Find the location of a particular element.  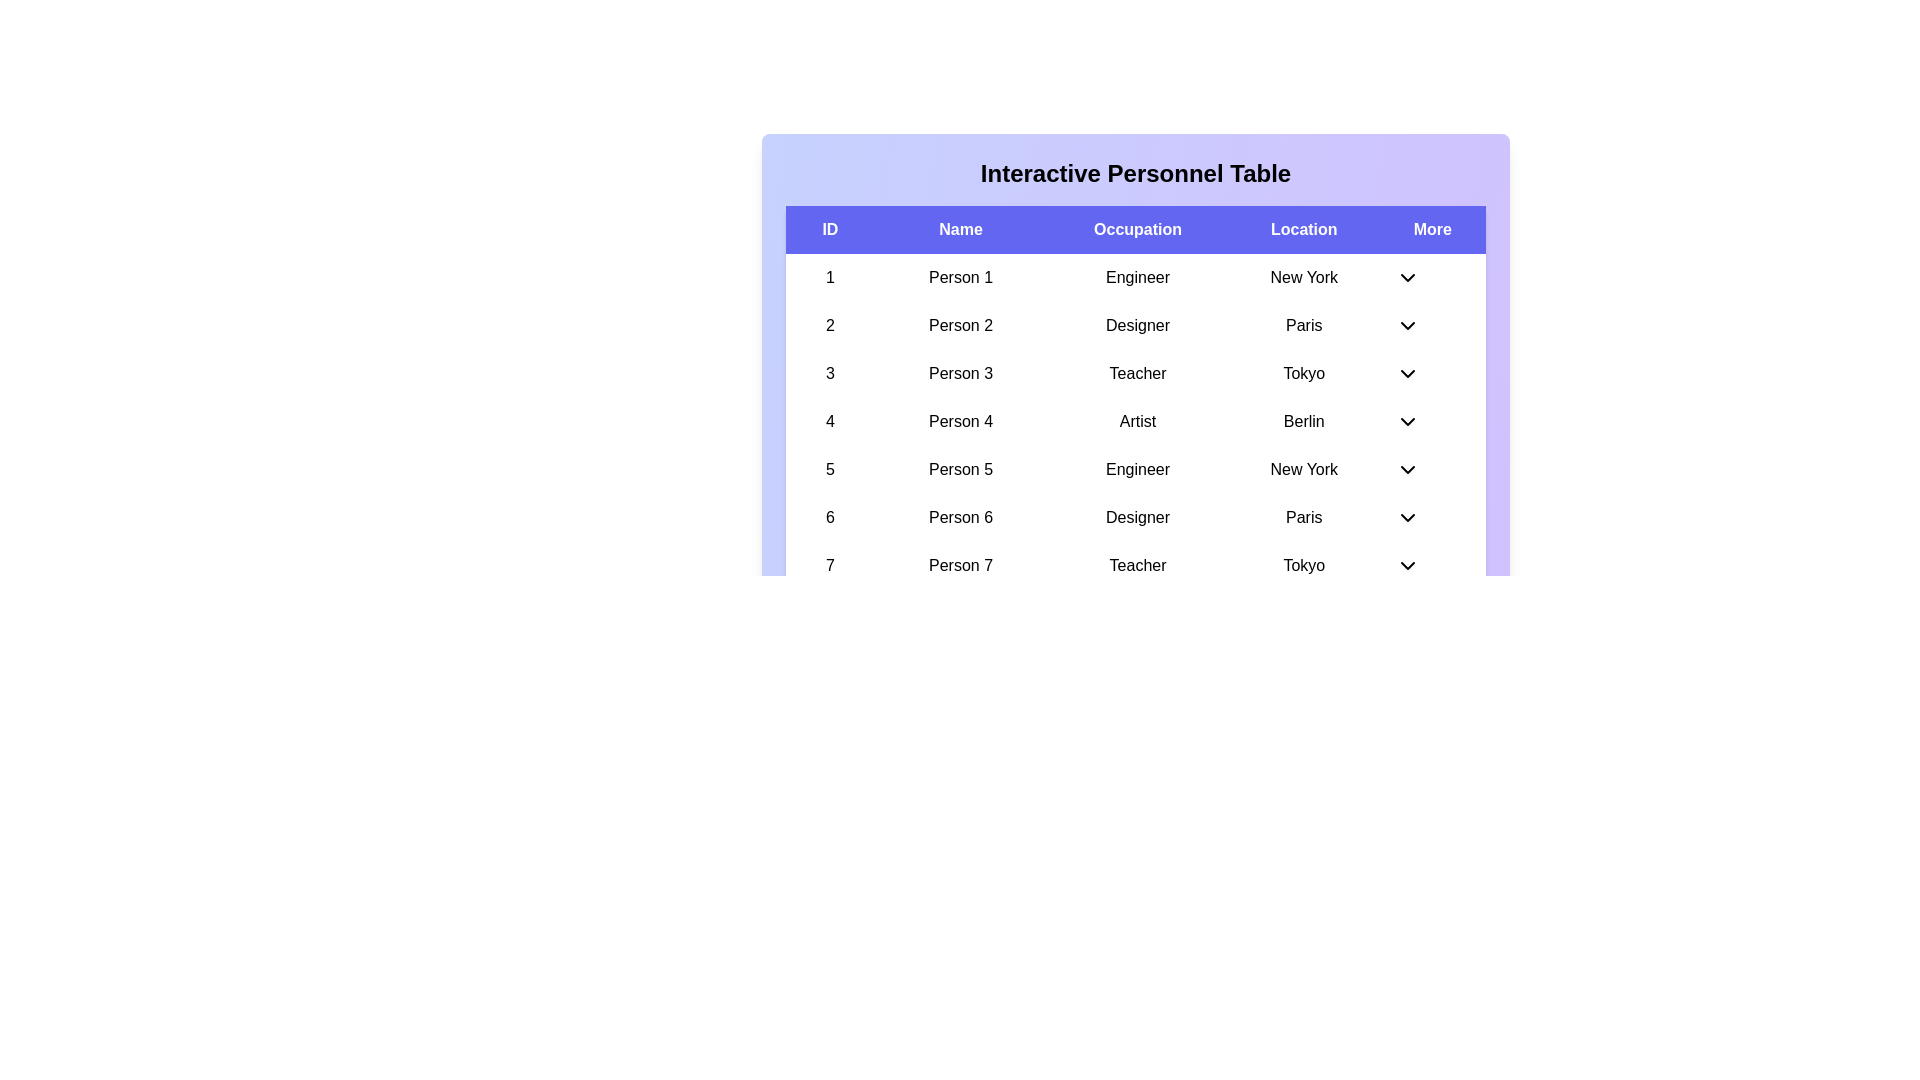

the column header More to sort the table by that column is located at coordinates (1430, 229).